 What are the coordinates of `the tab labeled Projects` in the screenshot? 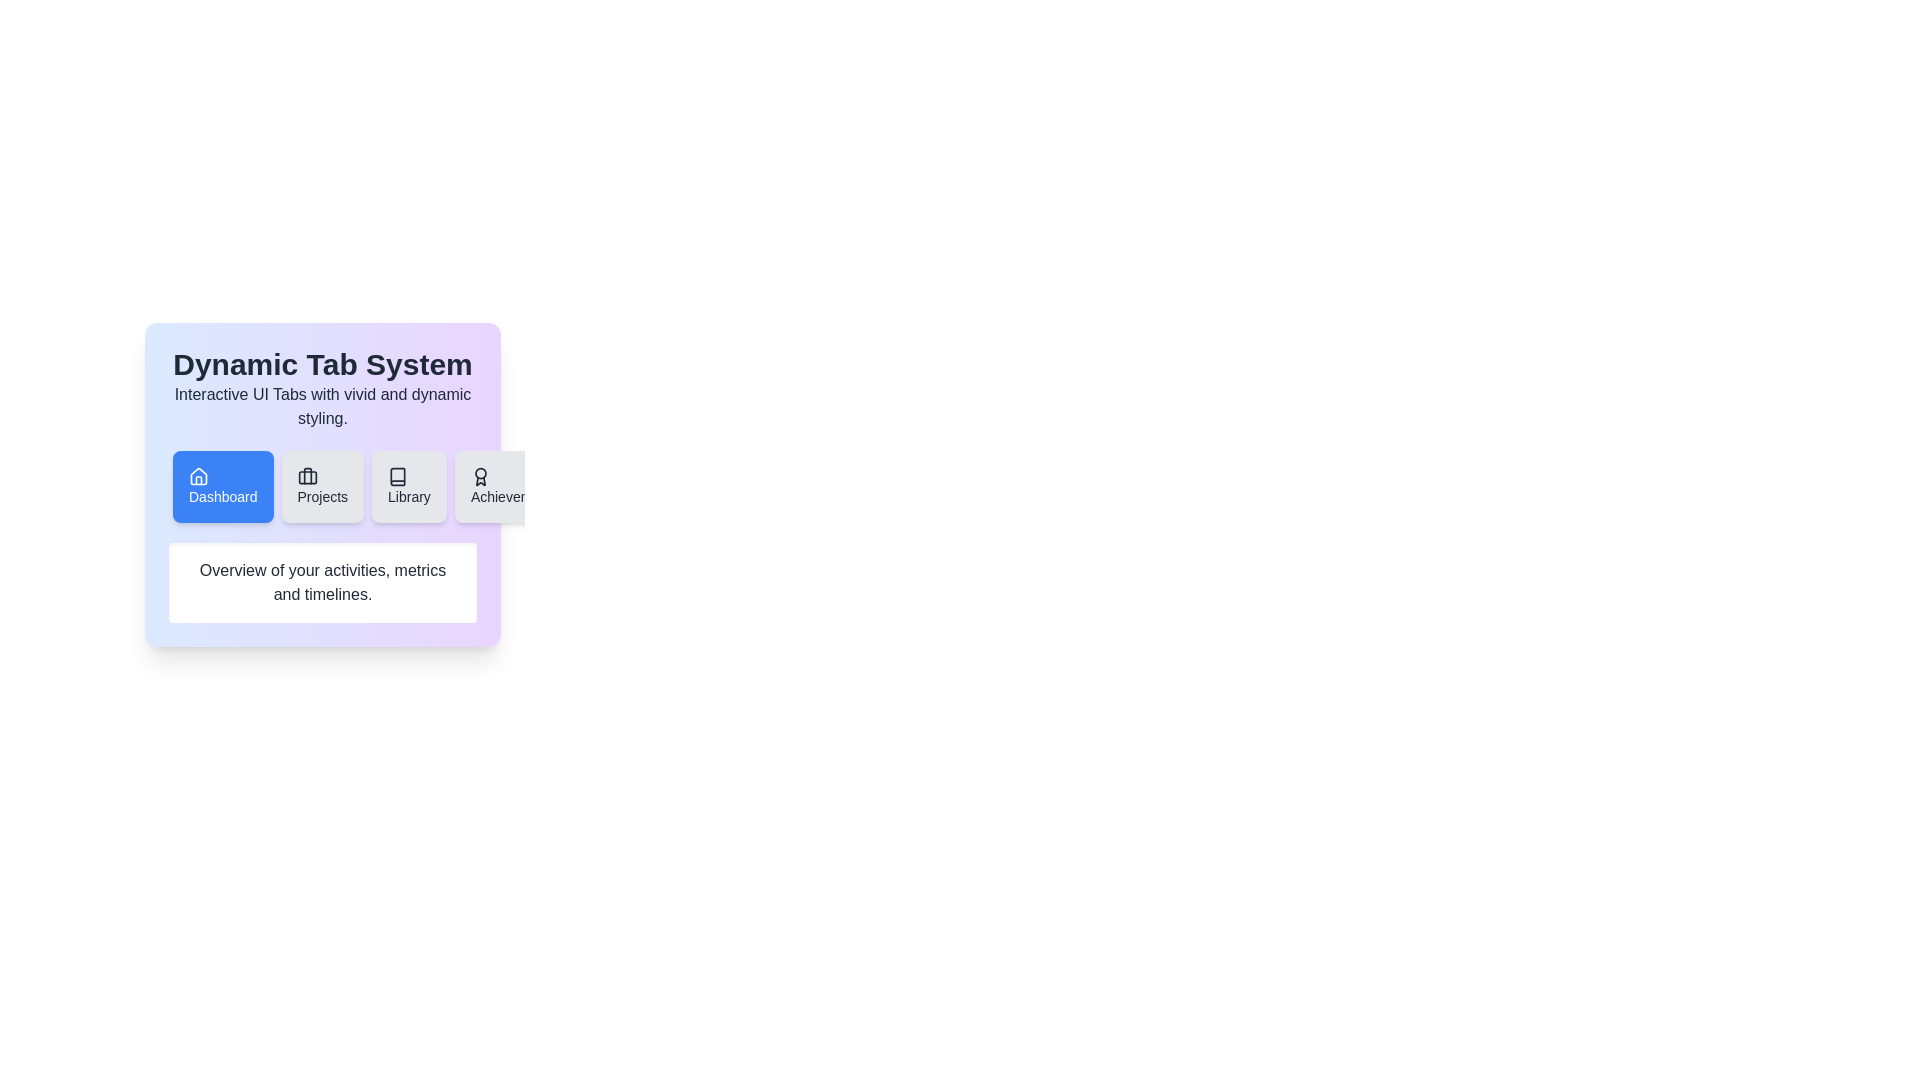 It's located at (322, 486).